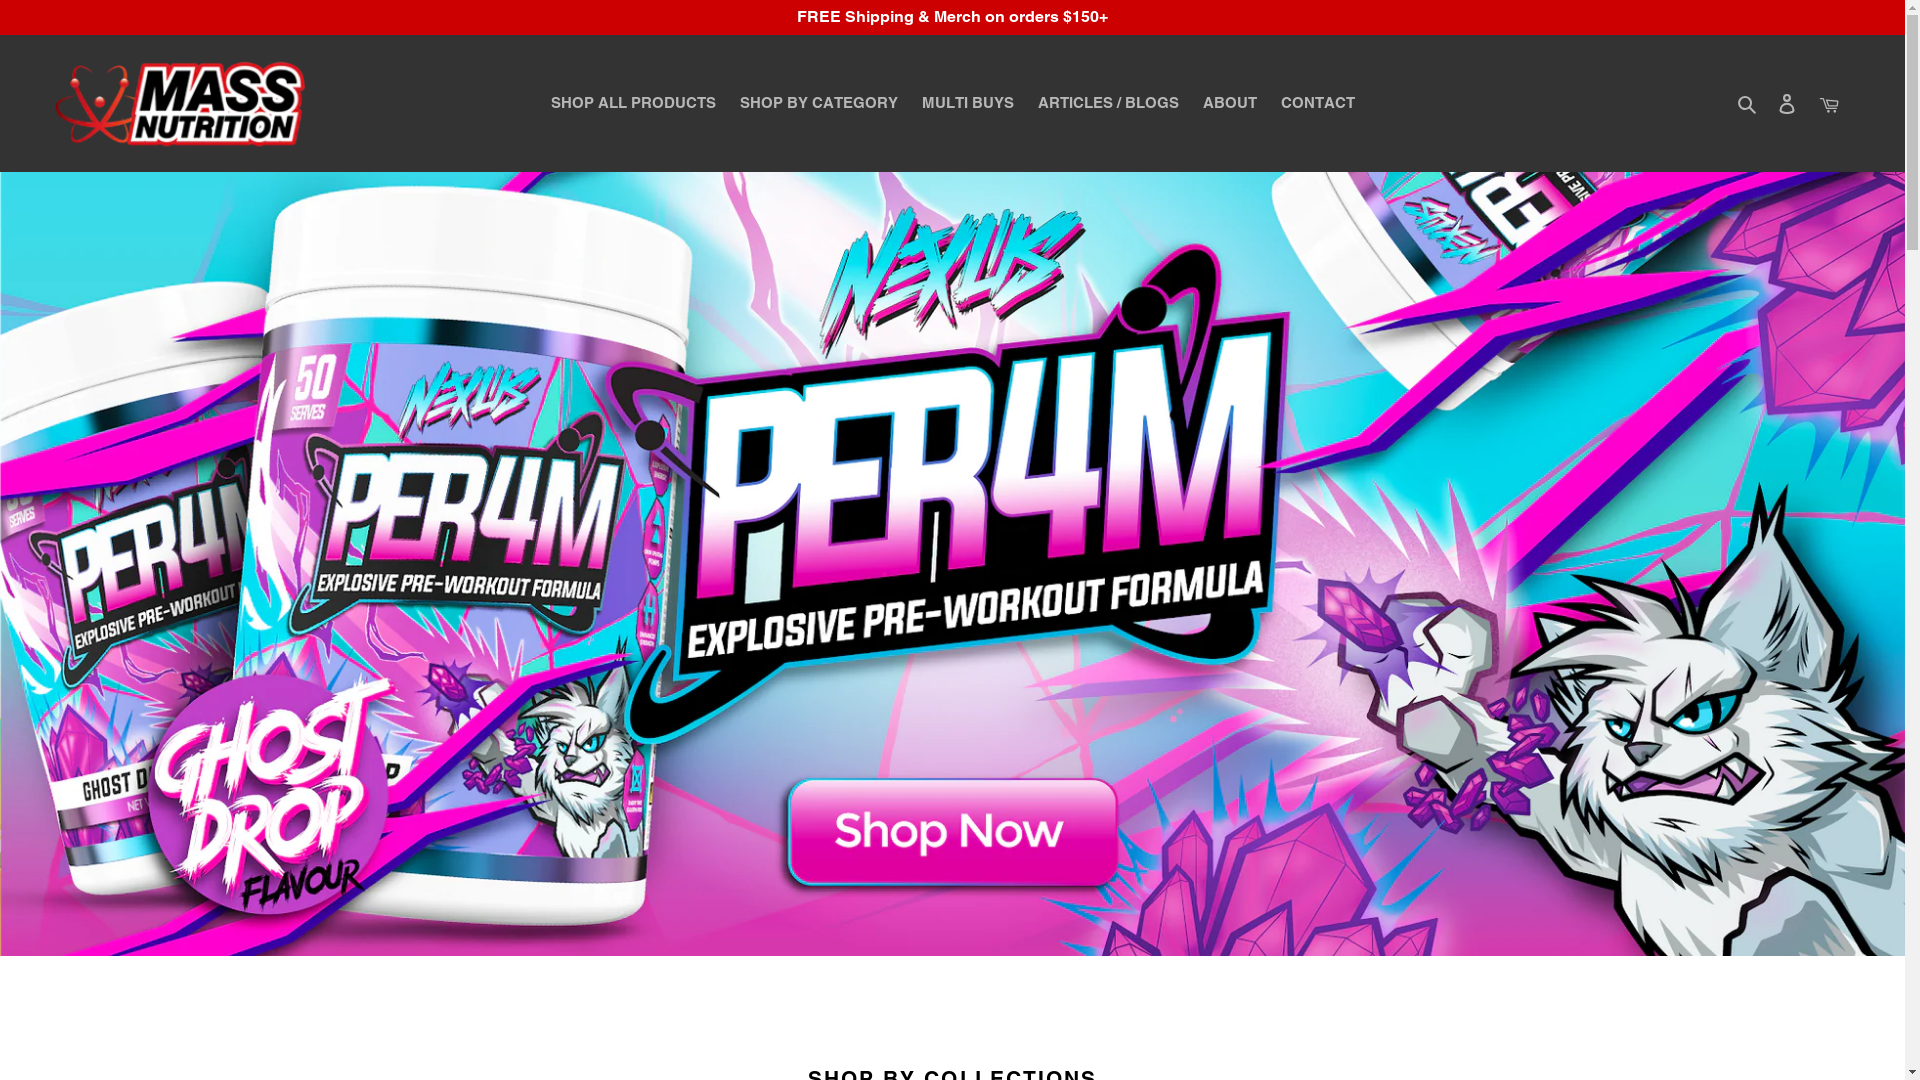 Image resolution: width=1920 pixels, height=1080 pixels. I want to click on 'Search', so click(1747, 103).